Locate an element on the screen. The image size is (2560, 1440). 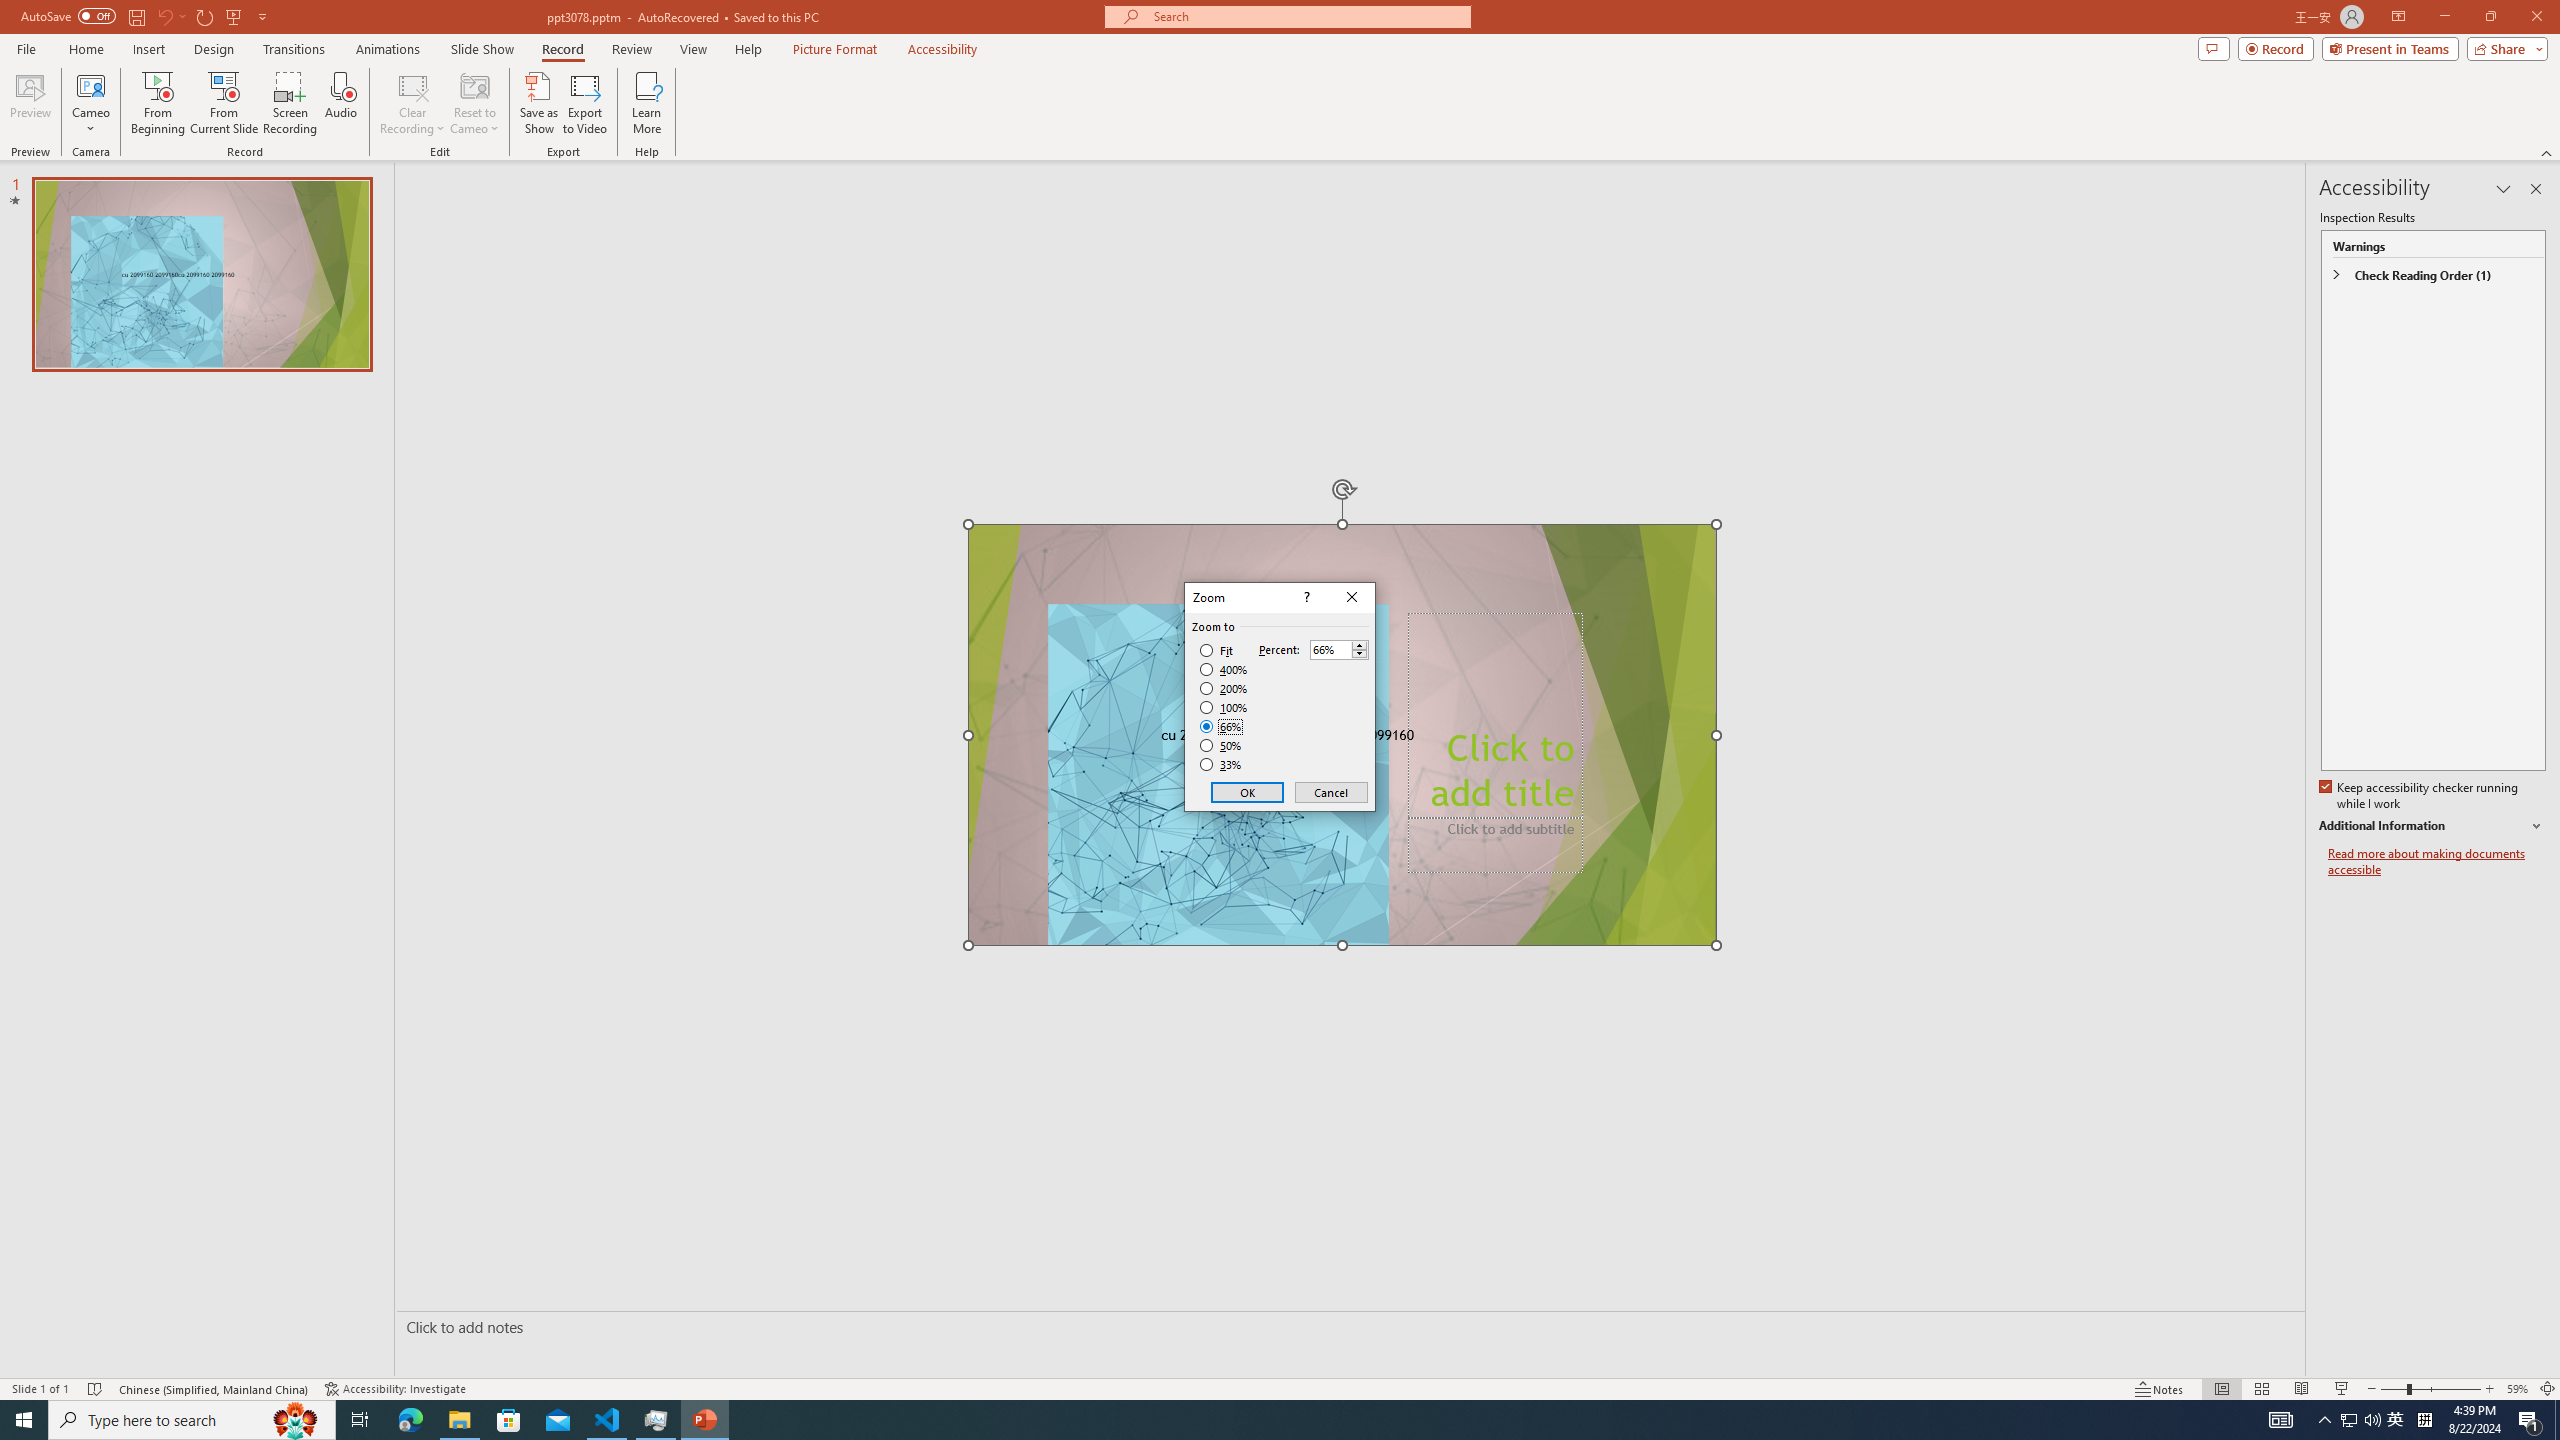
'More' is located at coordinates (1358, 644).